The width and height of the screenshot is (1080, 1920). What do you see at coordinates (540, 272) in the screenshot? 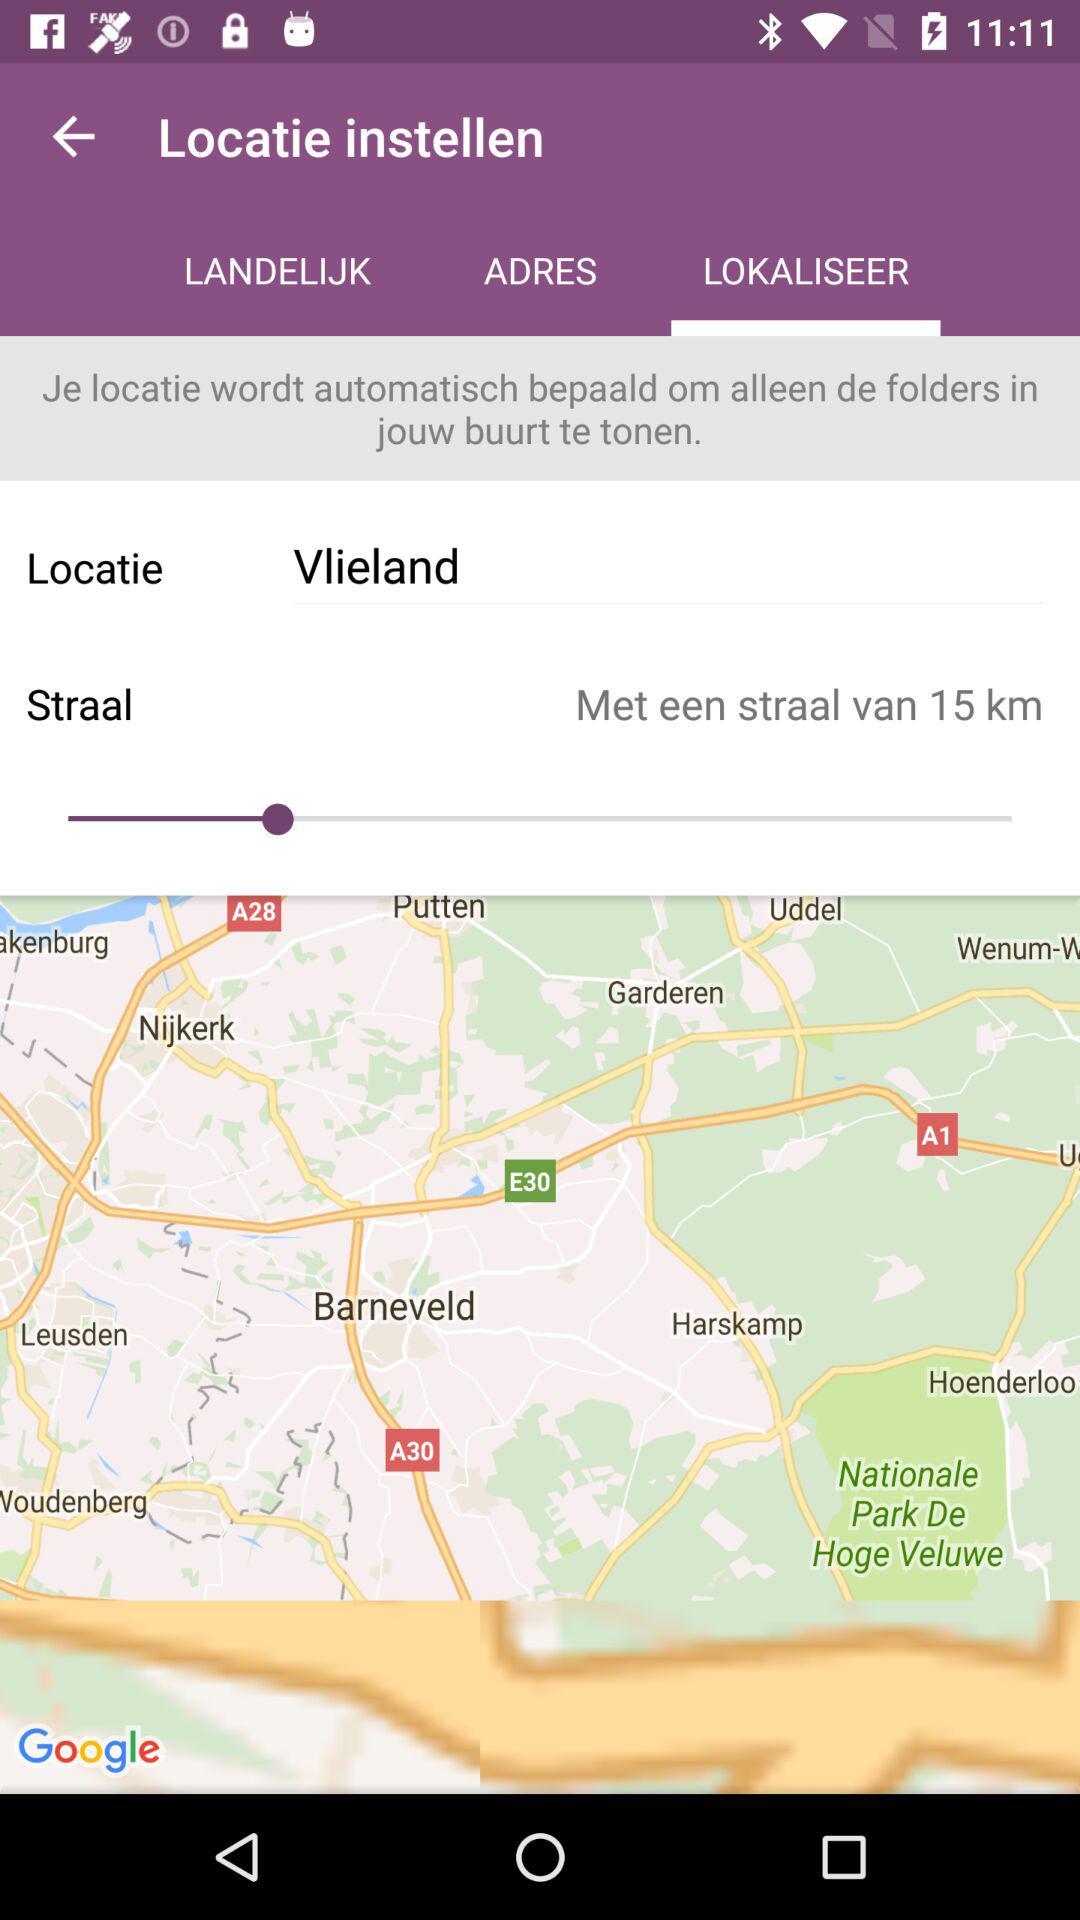
I see `app below the locatie instellen icon` at bounding box center [540, 272].